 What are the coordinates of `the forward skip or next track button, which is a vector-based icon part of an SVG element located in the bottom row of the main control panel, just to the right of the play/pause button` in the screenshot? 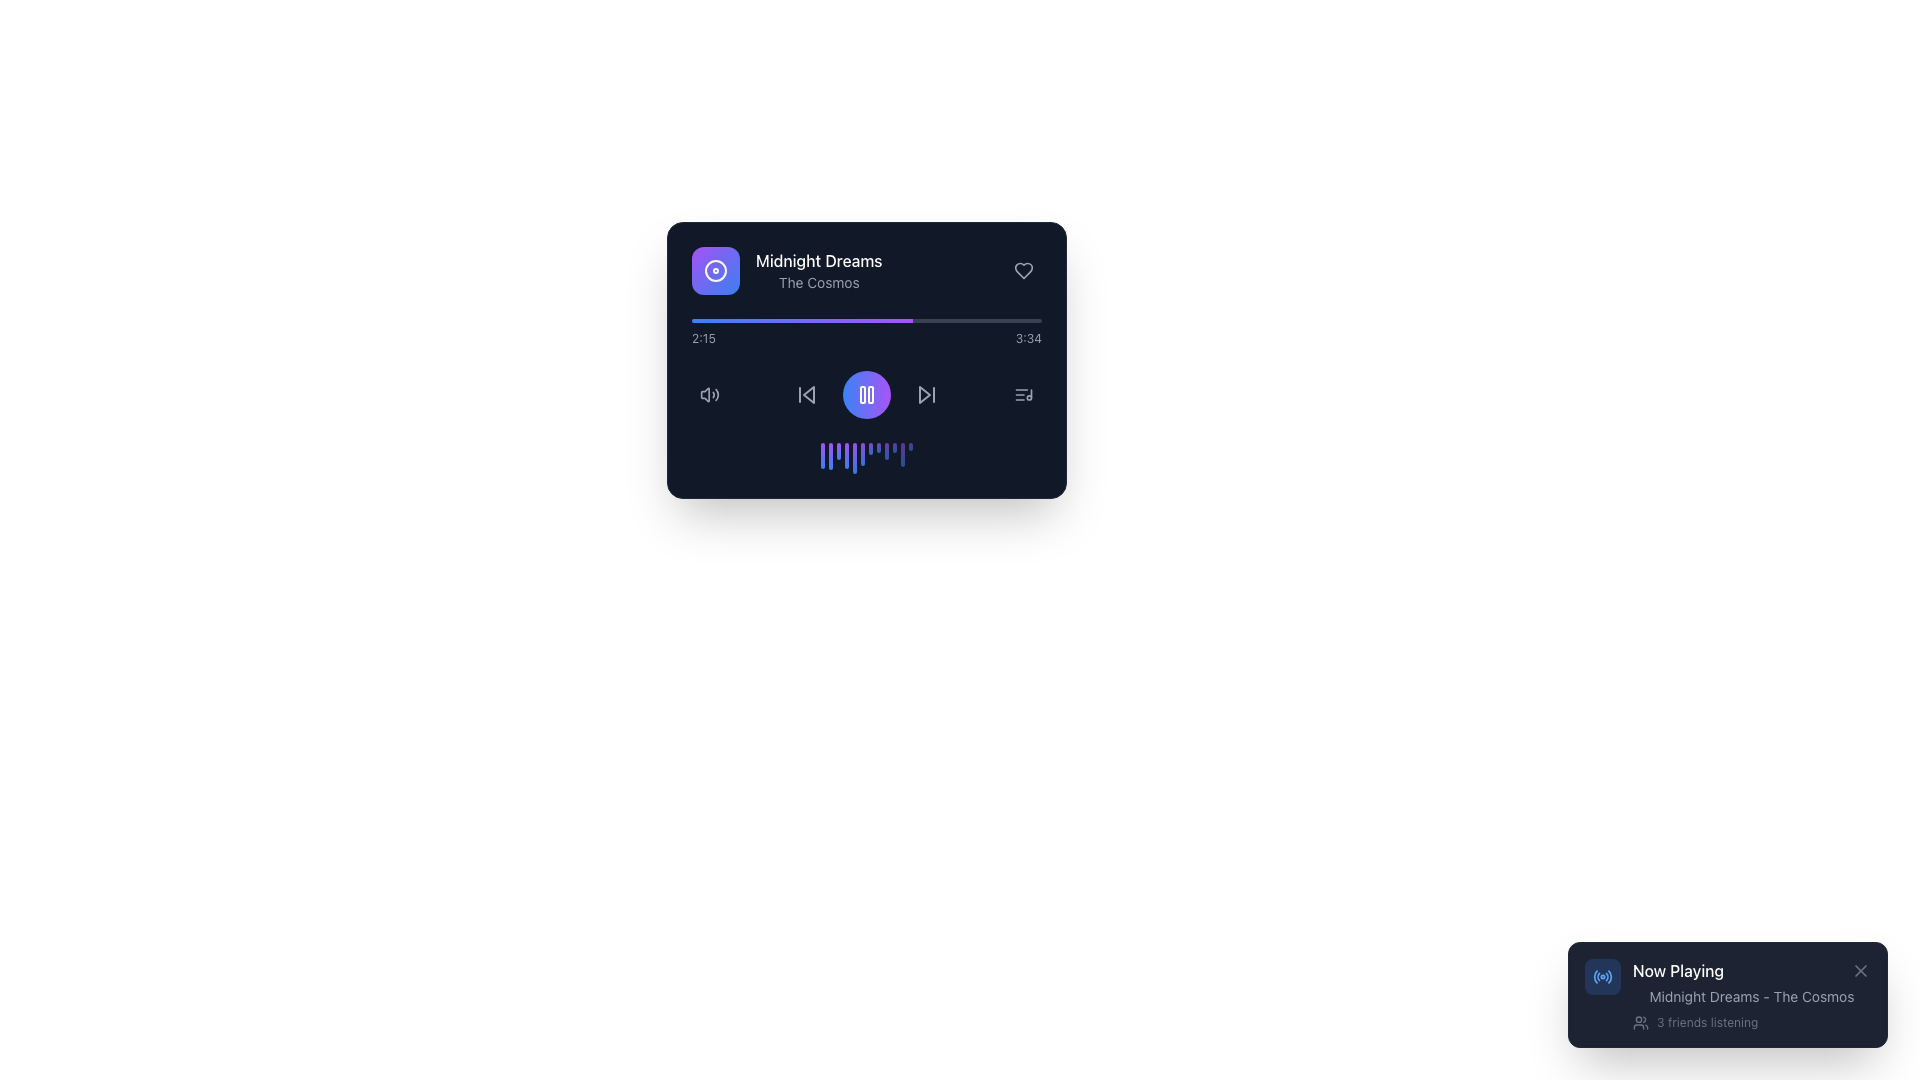 It's located at (924, 394).